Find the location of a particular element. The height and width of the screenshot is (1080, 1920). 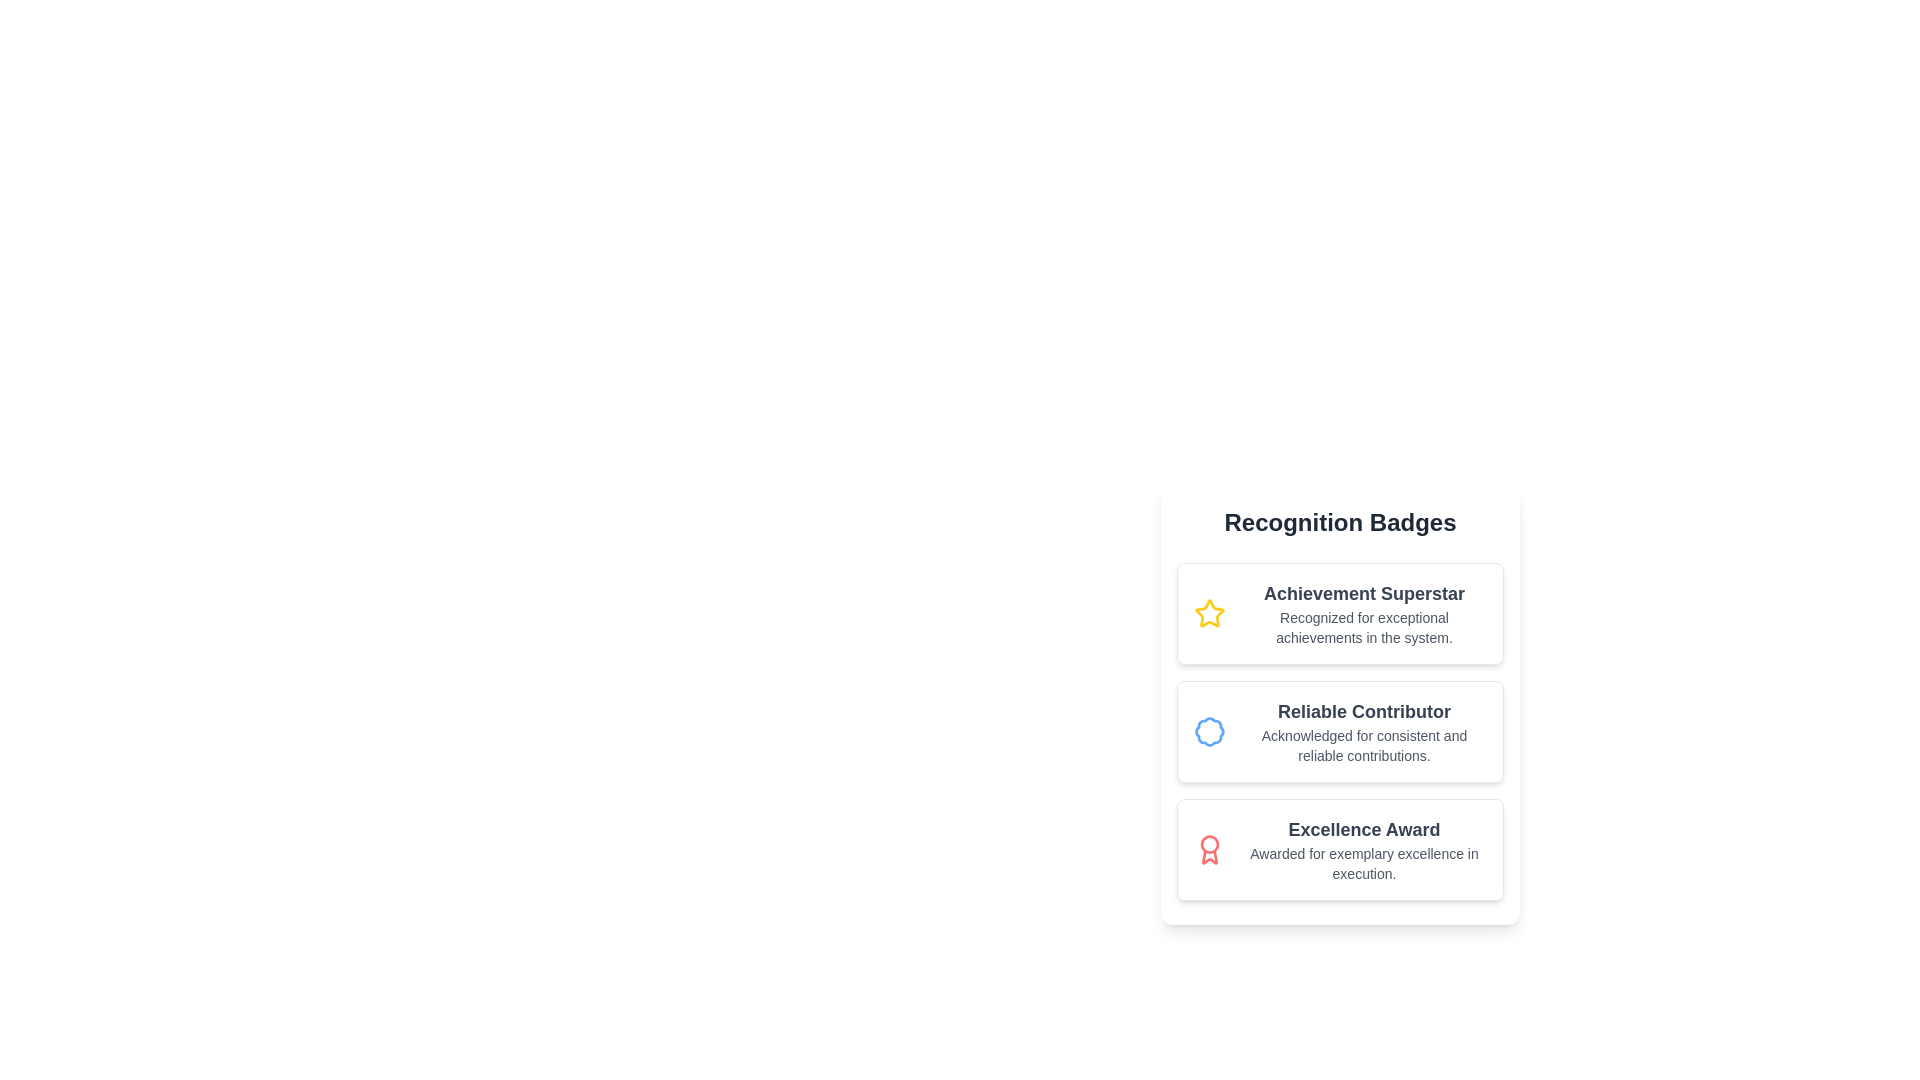

the 'Achievement Superstar' badge icon, which visually represents an achievement or recognition symbol located in the 'Recognition Badges' panel is located at coordinates (1217, 612).